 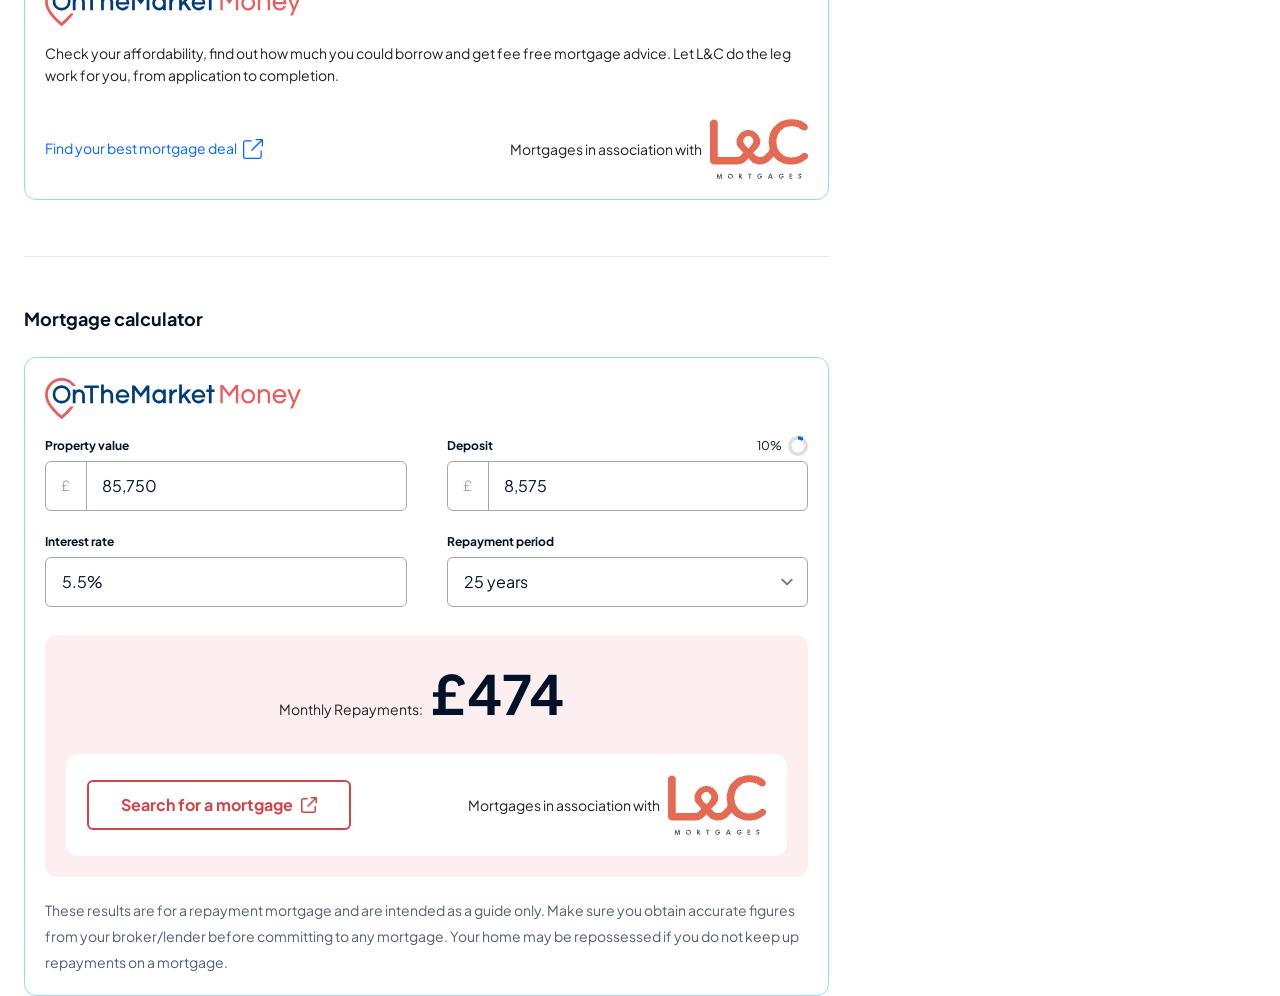 What do you see at coordinates (421, 935) in the screenshot?
I see `'These results are for a repayment mortgage and are intended as a guide only. Make sure you obtain accurate figures from your broker/lender before committing to any mortgage. Your home may be repossessed if you do not keep up repayments on a mortgage.'` at bounding box center [421, 935].